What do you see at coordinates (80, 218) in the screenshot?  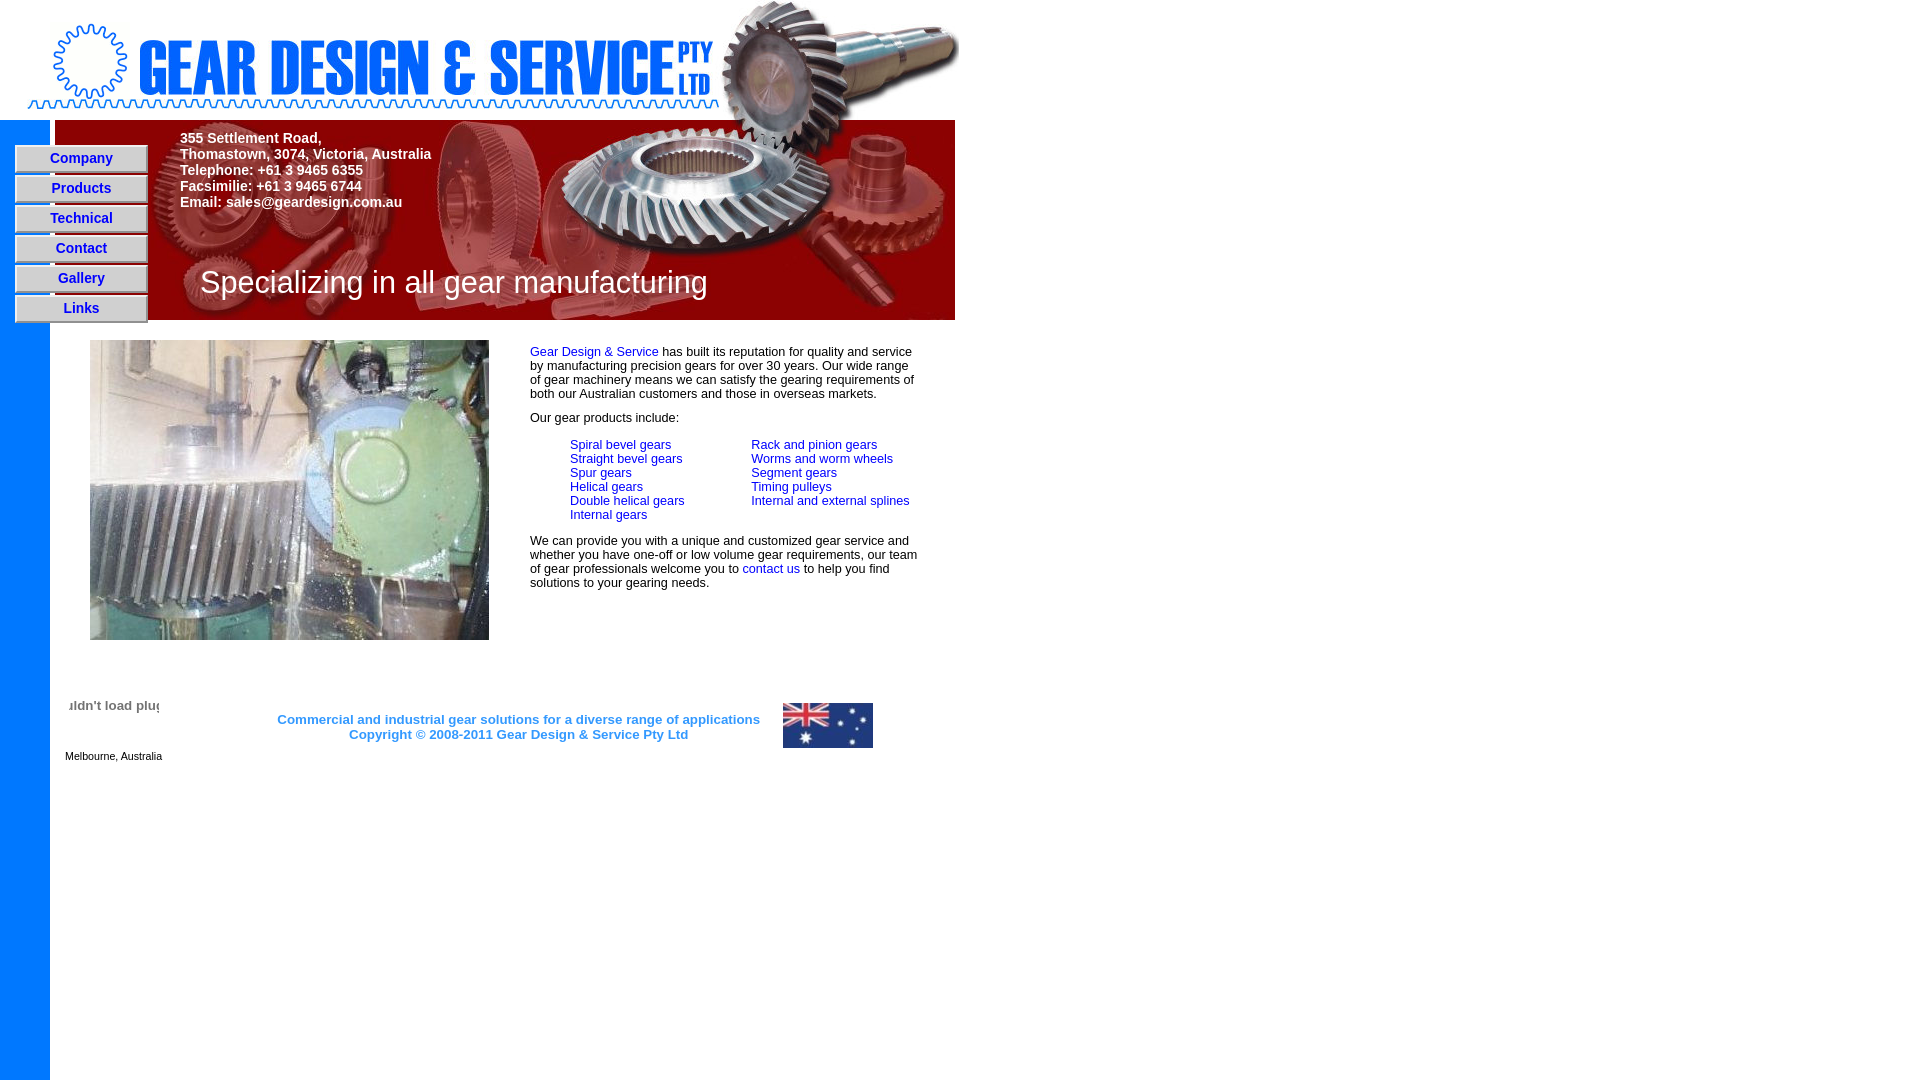 I see `'Technical'` at bounding box center [80, 218].